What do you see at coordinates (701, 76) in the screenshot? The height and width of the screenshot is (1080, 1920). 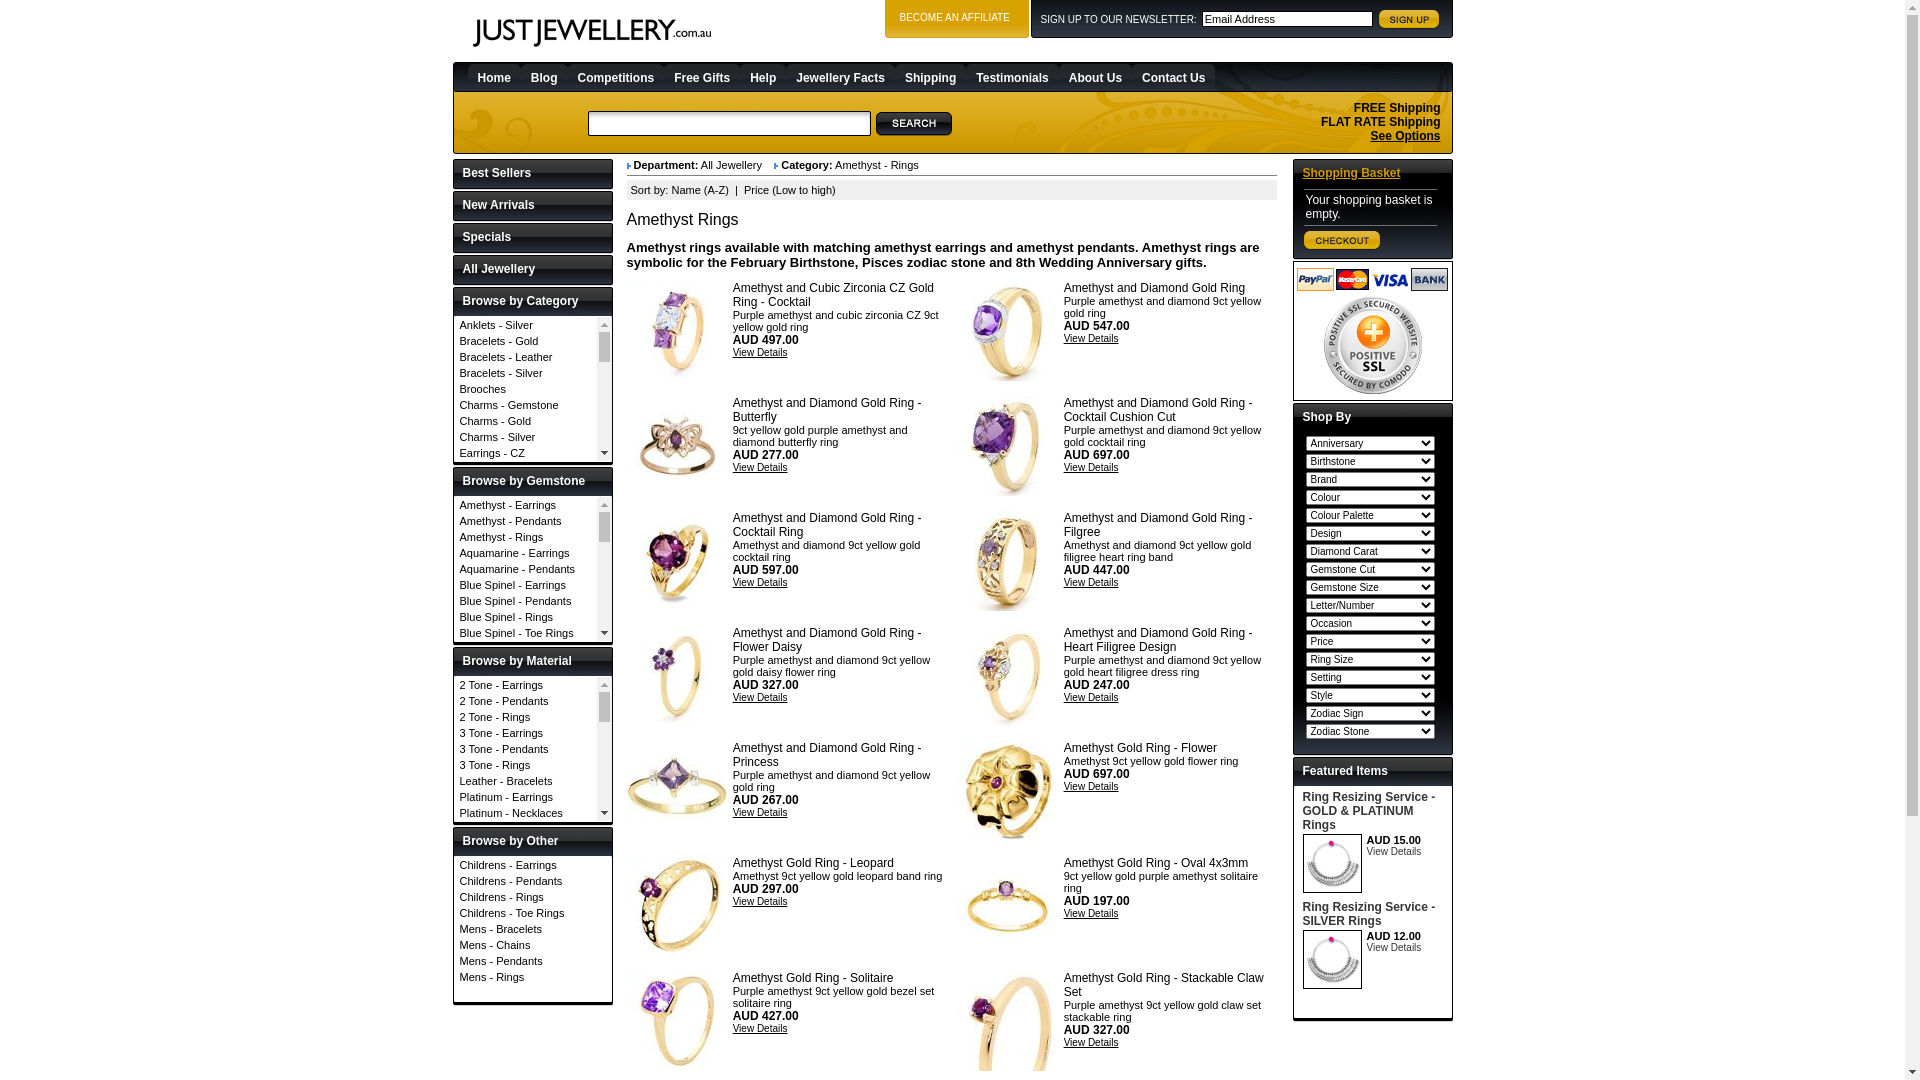 I see `'Free Gifts'` at bounding box center [701, 76].